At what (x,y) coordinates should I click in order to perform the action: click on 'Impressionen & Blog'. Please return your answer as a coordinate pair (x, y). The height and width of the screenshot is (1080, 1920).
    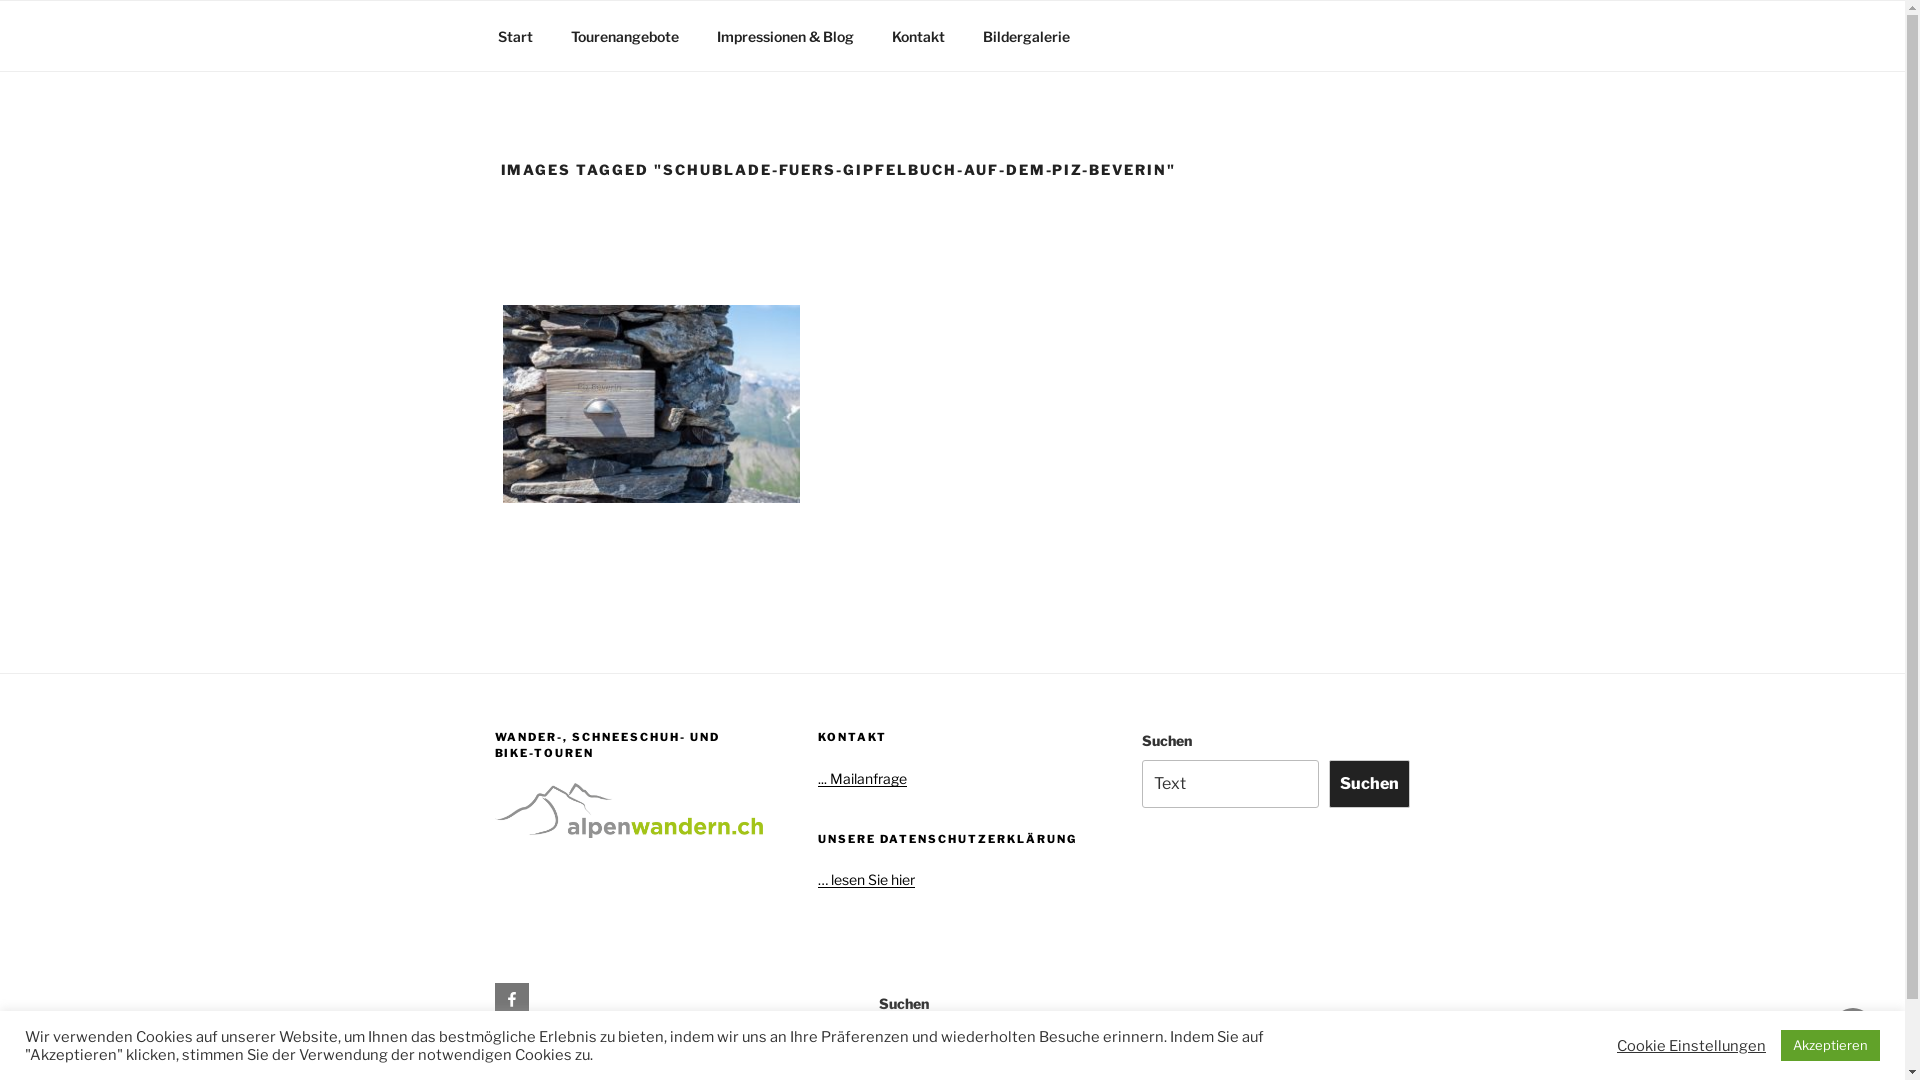
    Looking at the image, I should click on (785, 36).